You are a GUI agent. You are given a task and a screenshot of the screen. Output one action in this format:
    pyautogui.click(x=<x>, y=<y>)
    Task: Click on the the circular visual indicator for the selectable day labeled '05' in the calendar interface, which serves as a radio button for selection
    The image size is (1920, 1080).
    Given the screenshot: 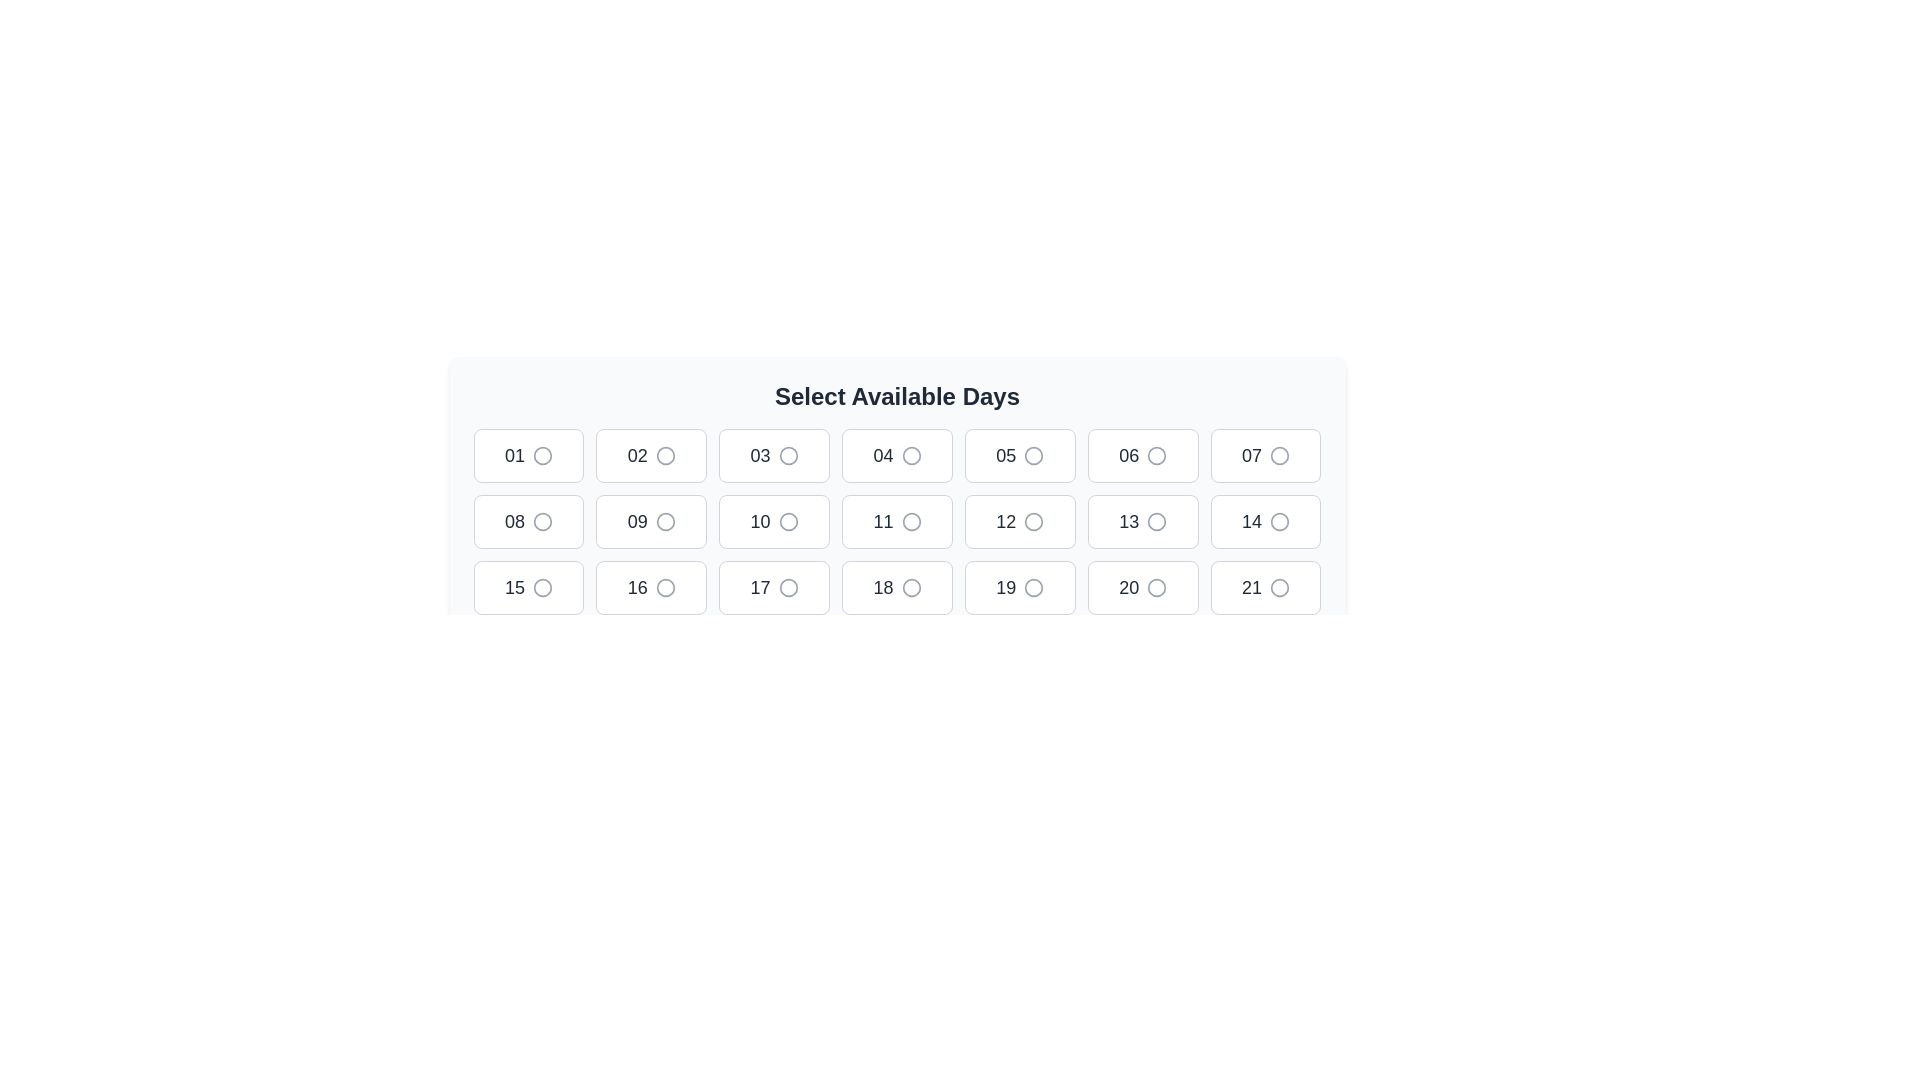 What is the action you would take?
    pyautogui.click(x=1034, y=455)
    